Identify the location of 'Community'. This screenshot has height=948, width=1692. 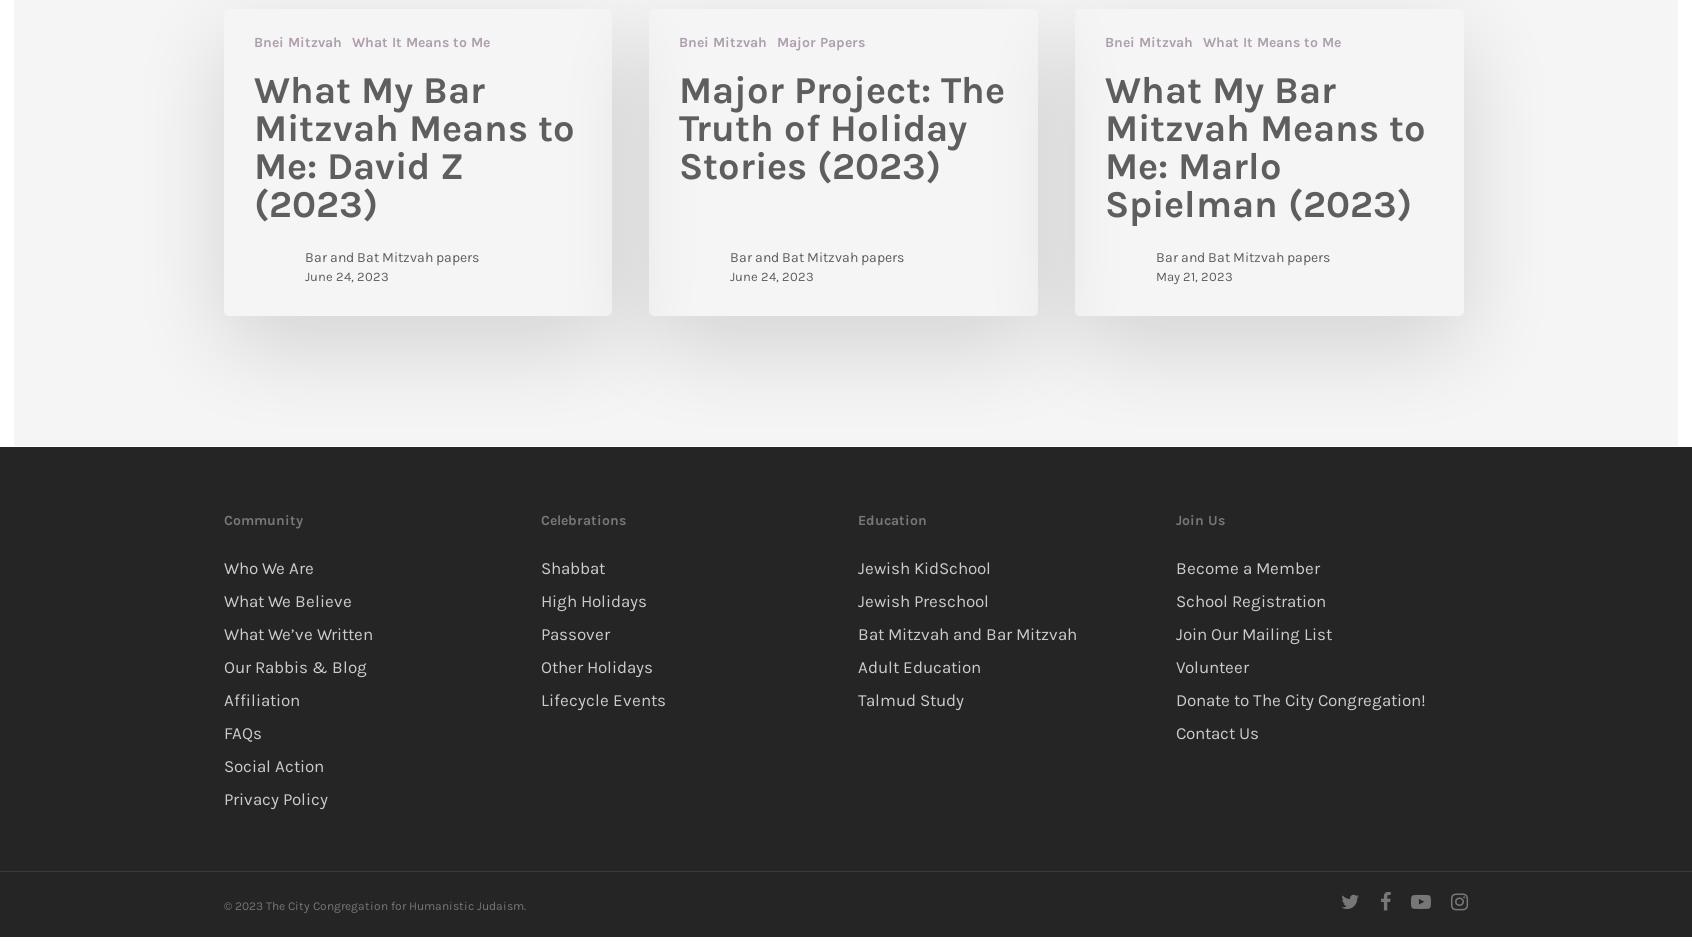
(262, 519).